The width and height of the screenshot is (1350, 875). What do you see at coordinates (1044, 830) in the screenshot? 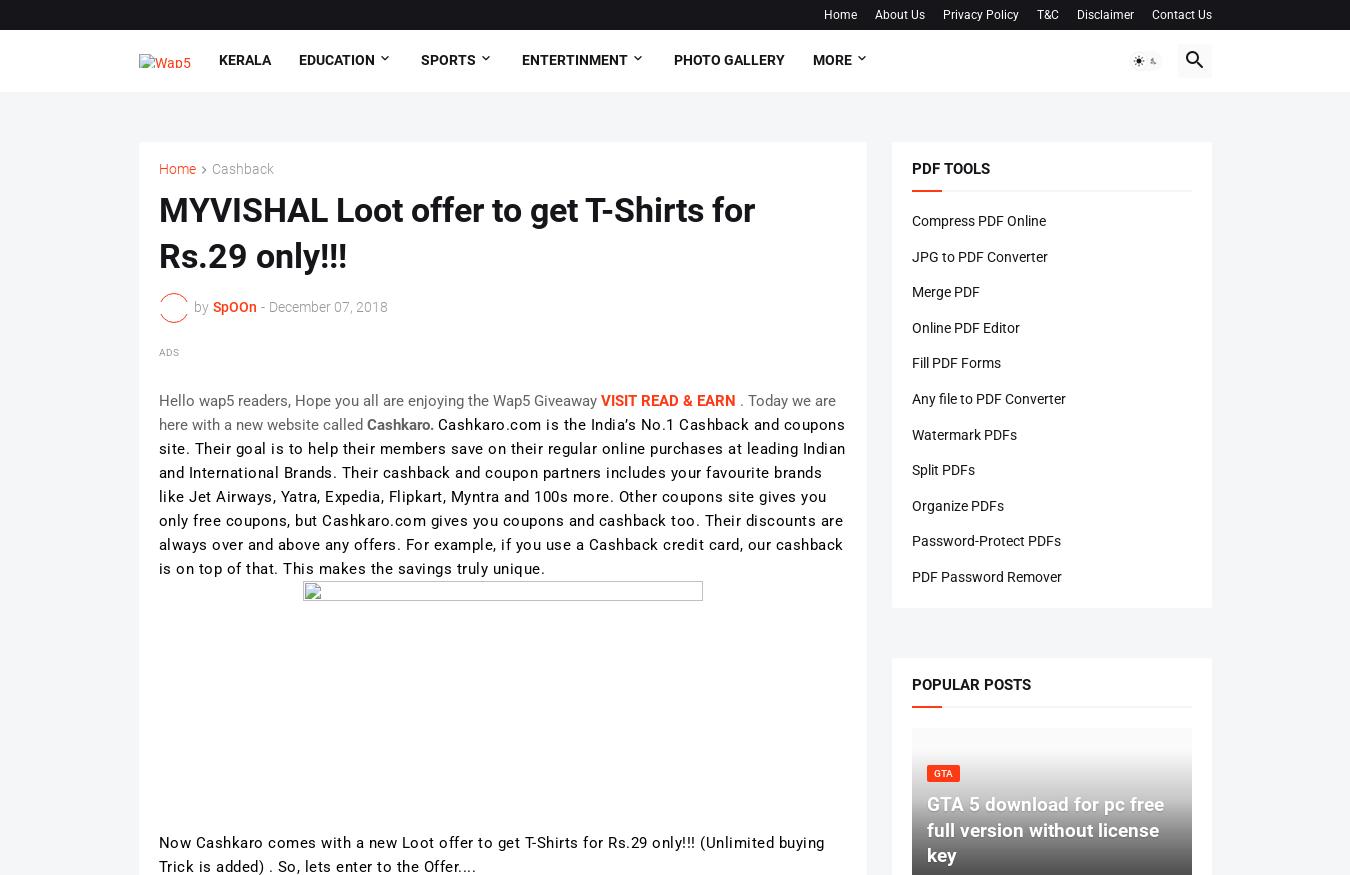
I see `'GTA 5 download for pc free full version without license key'` at bounding box center [1044, 830].